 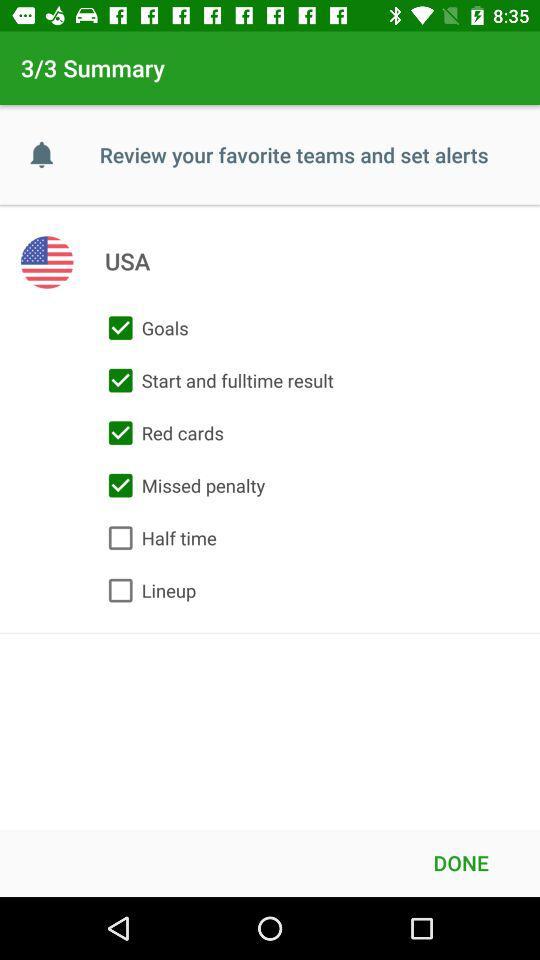 What do you see at coordinates (461, 861) in the screenshot?
I see `the done at the bottom right corner` at bounding box center [461, 861].